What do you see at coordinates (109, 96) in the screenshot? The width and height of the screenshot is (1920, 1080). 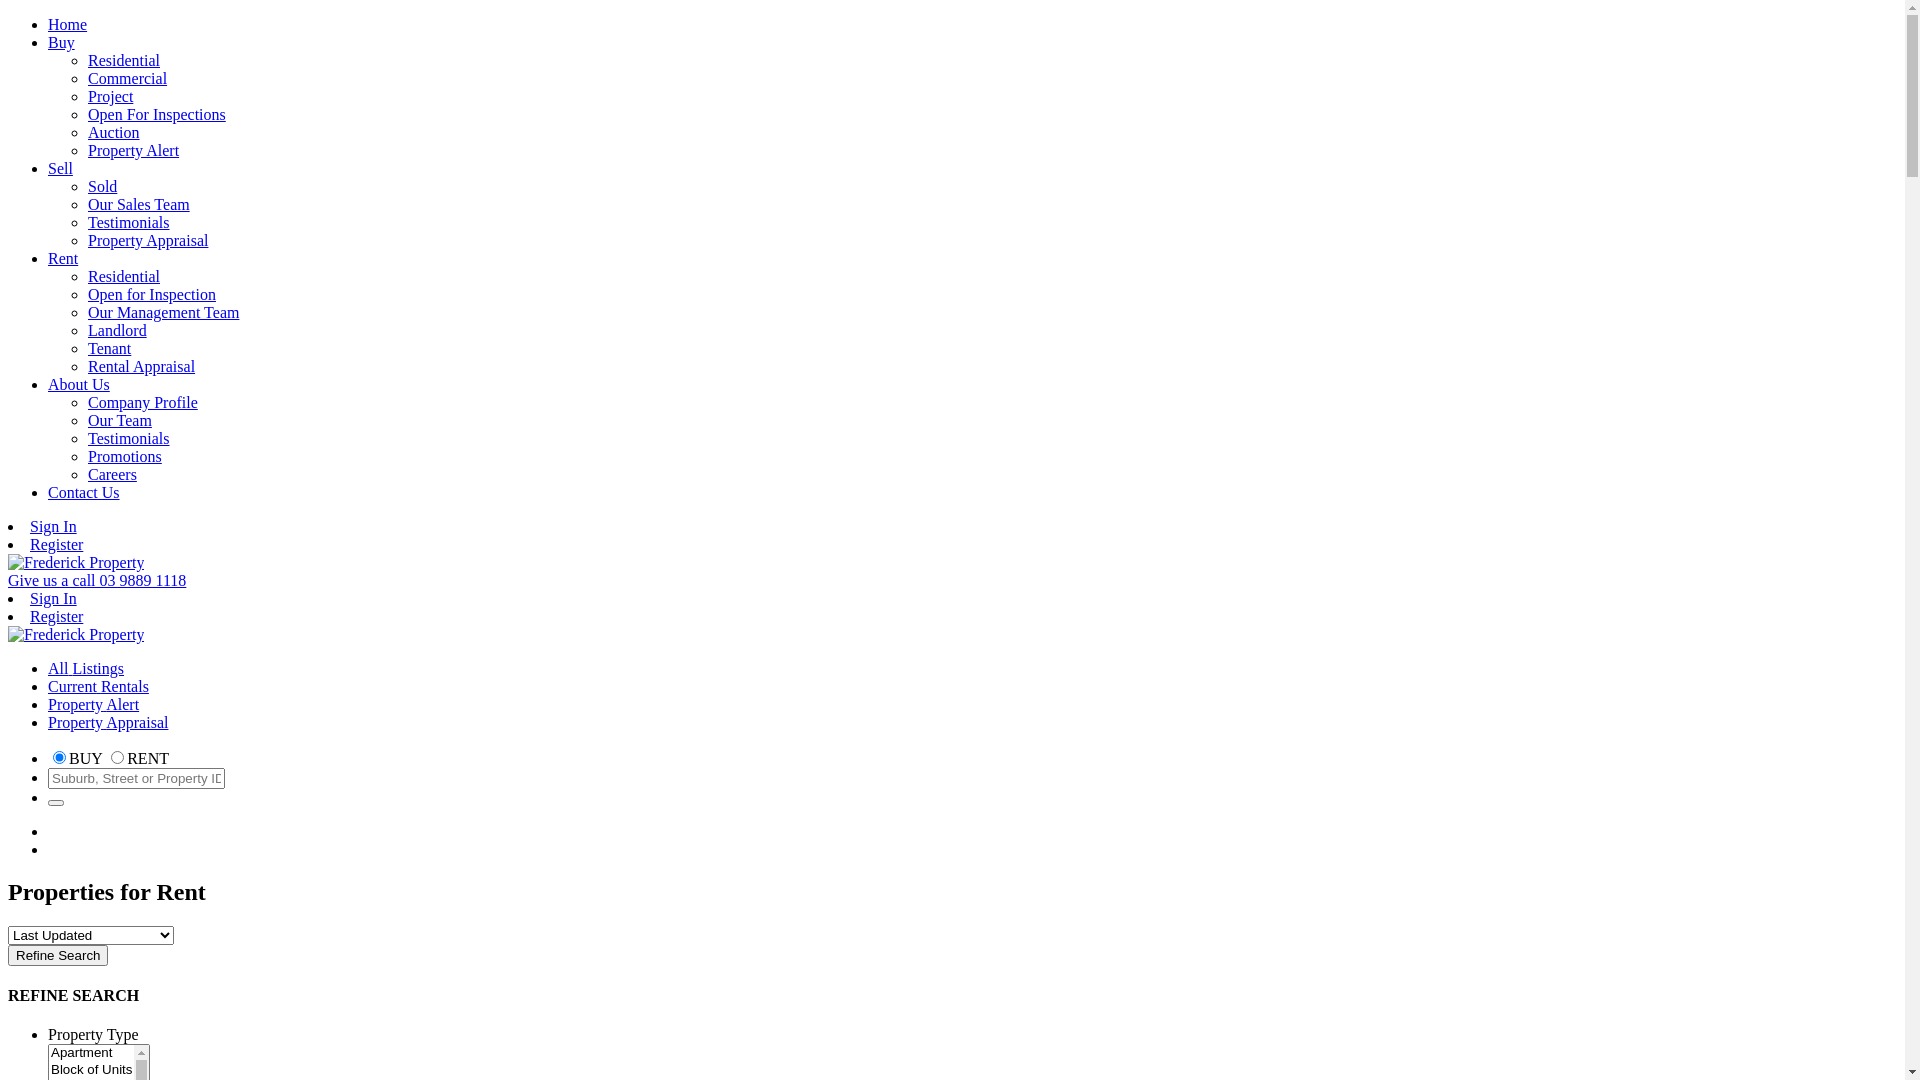 I see `'Project'` at bounding box center [109, 96].